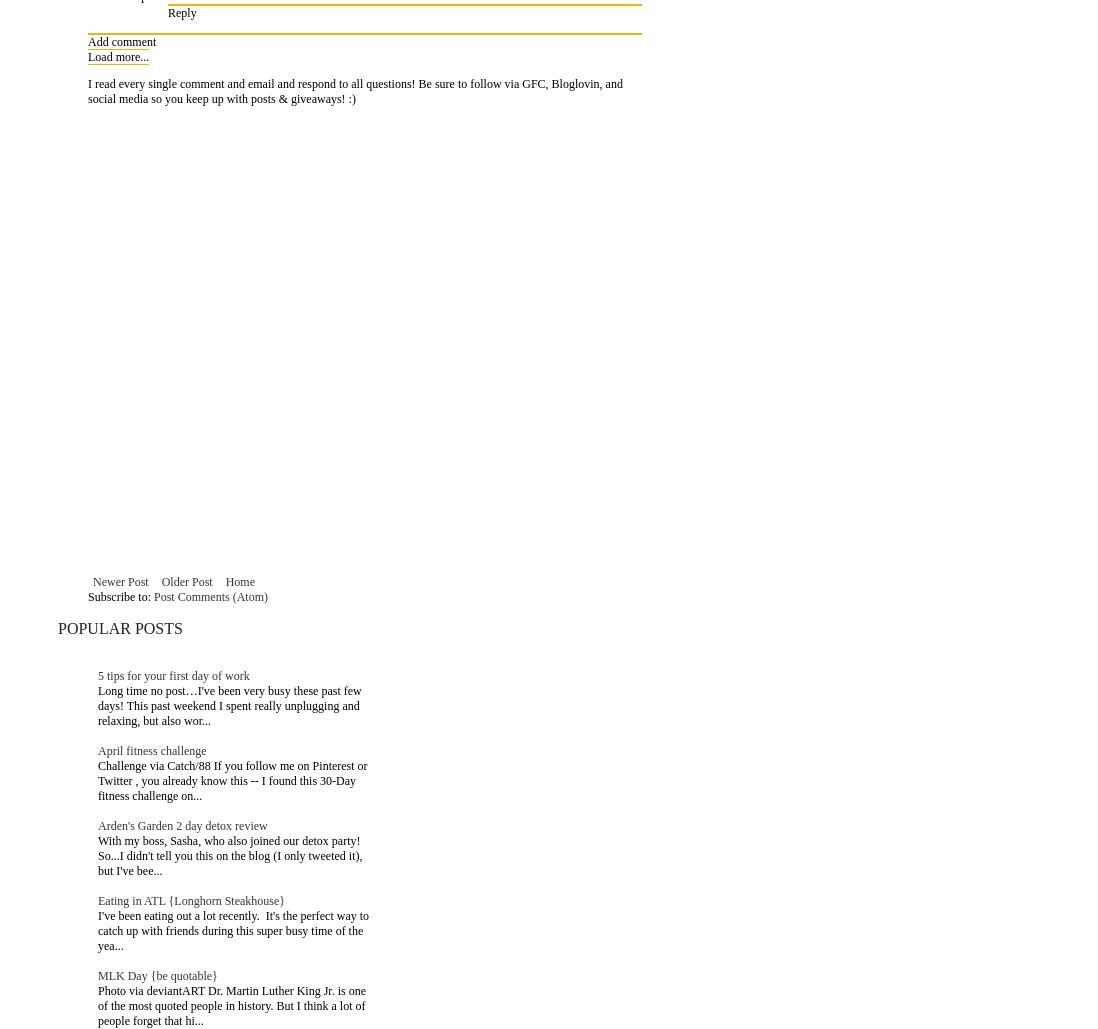  I want to click on '5 tips for your first day of work', so click(173, 674).